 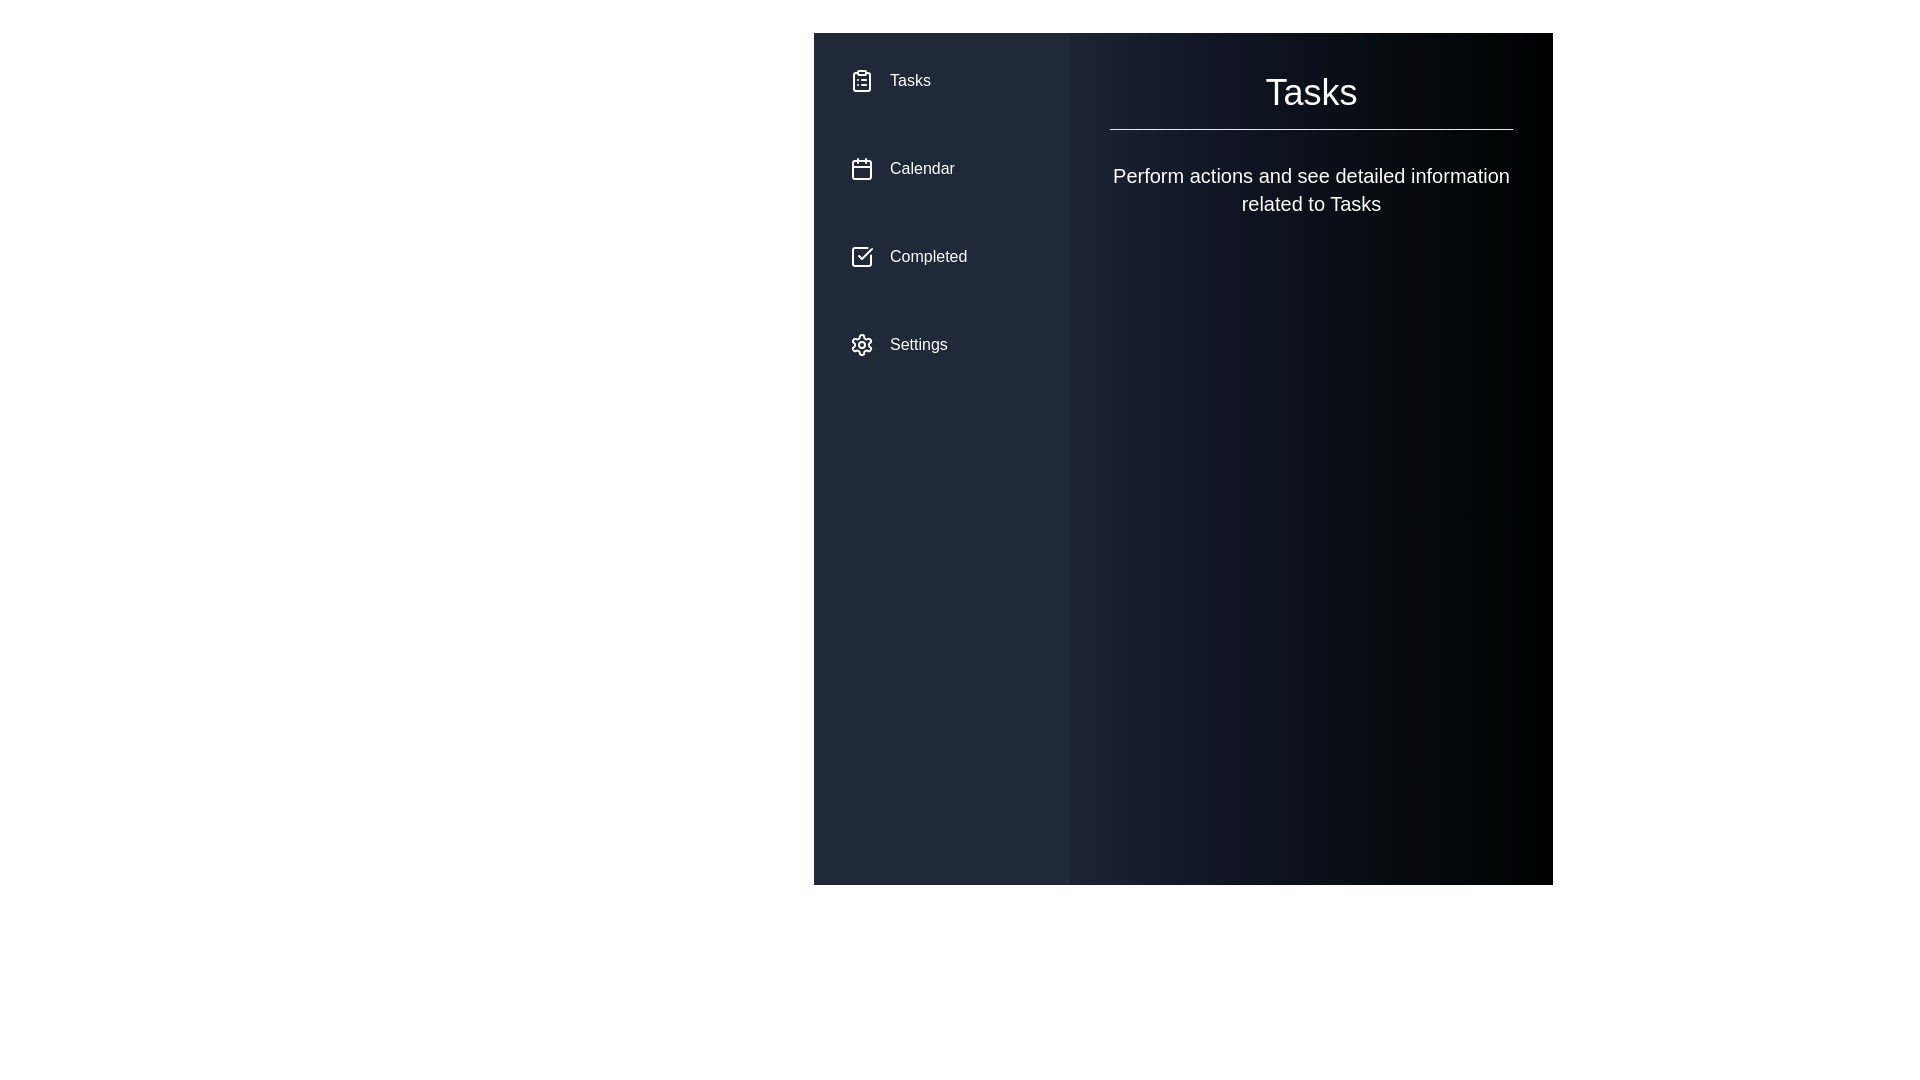 What do you see at coordinates (940, 343) in the screenshot?
I see `the menu item Settings to preview its state` at bounding box center [940, 343].